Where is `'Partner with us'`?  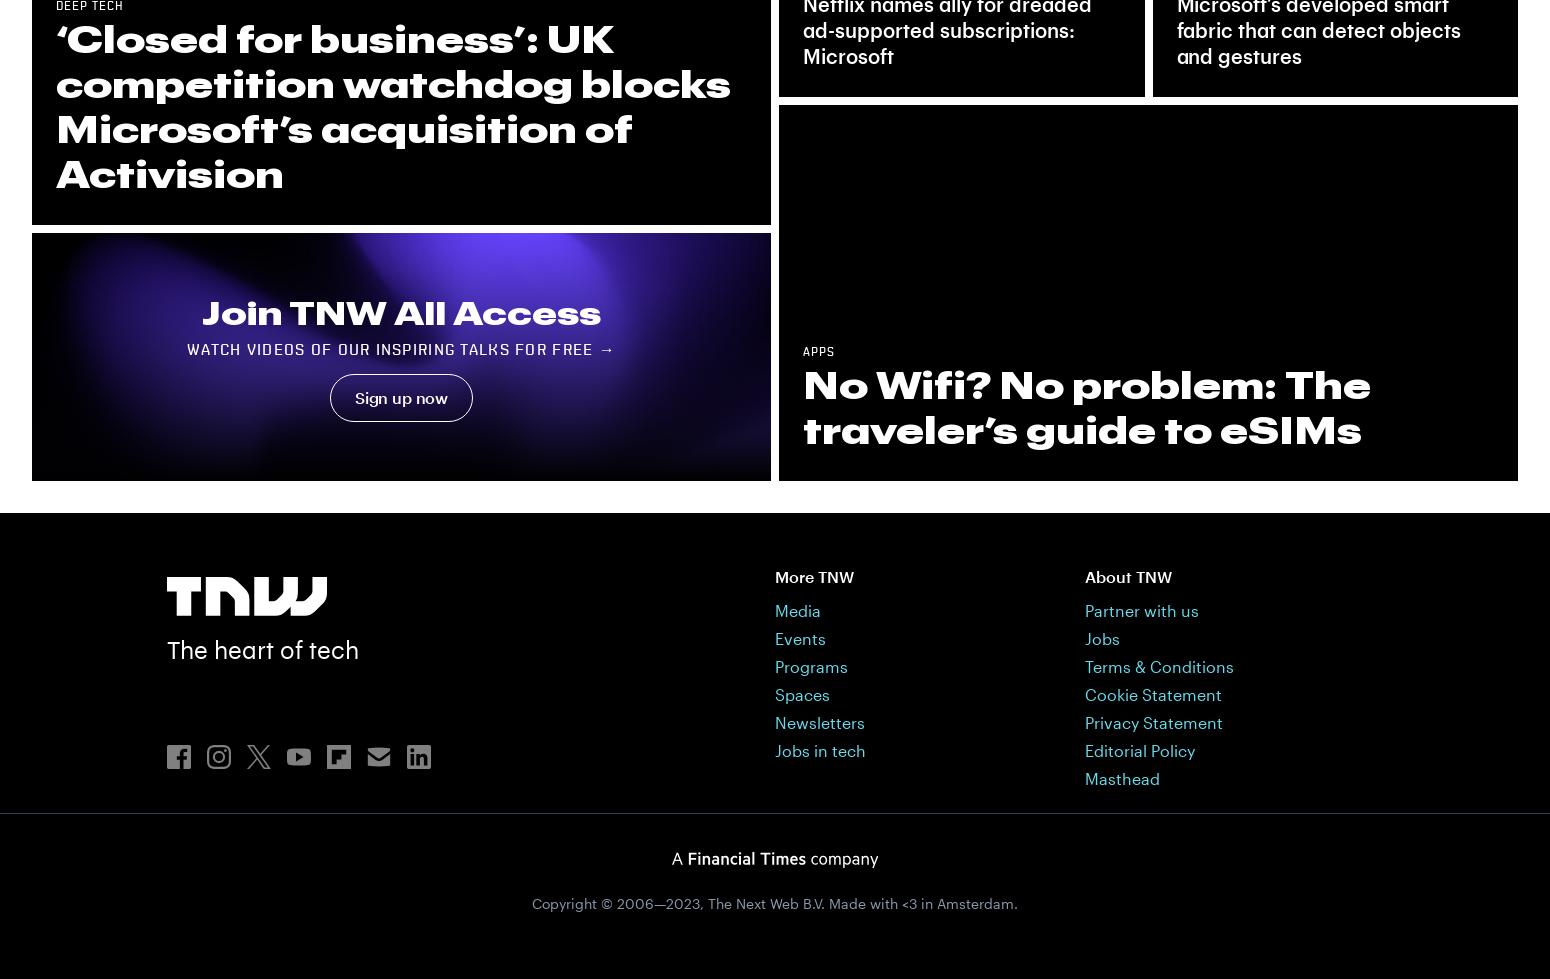 'Partner with us' is located at coordinates (1141, 609).